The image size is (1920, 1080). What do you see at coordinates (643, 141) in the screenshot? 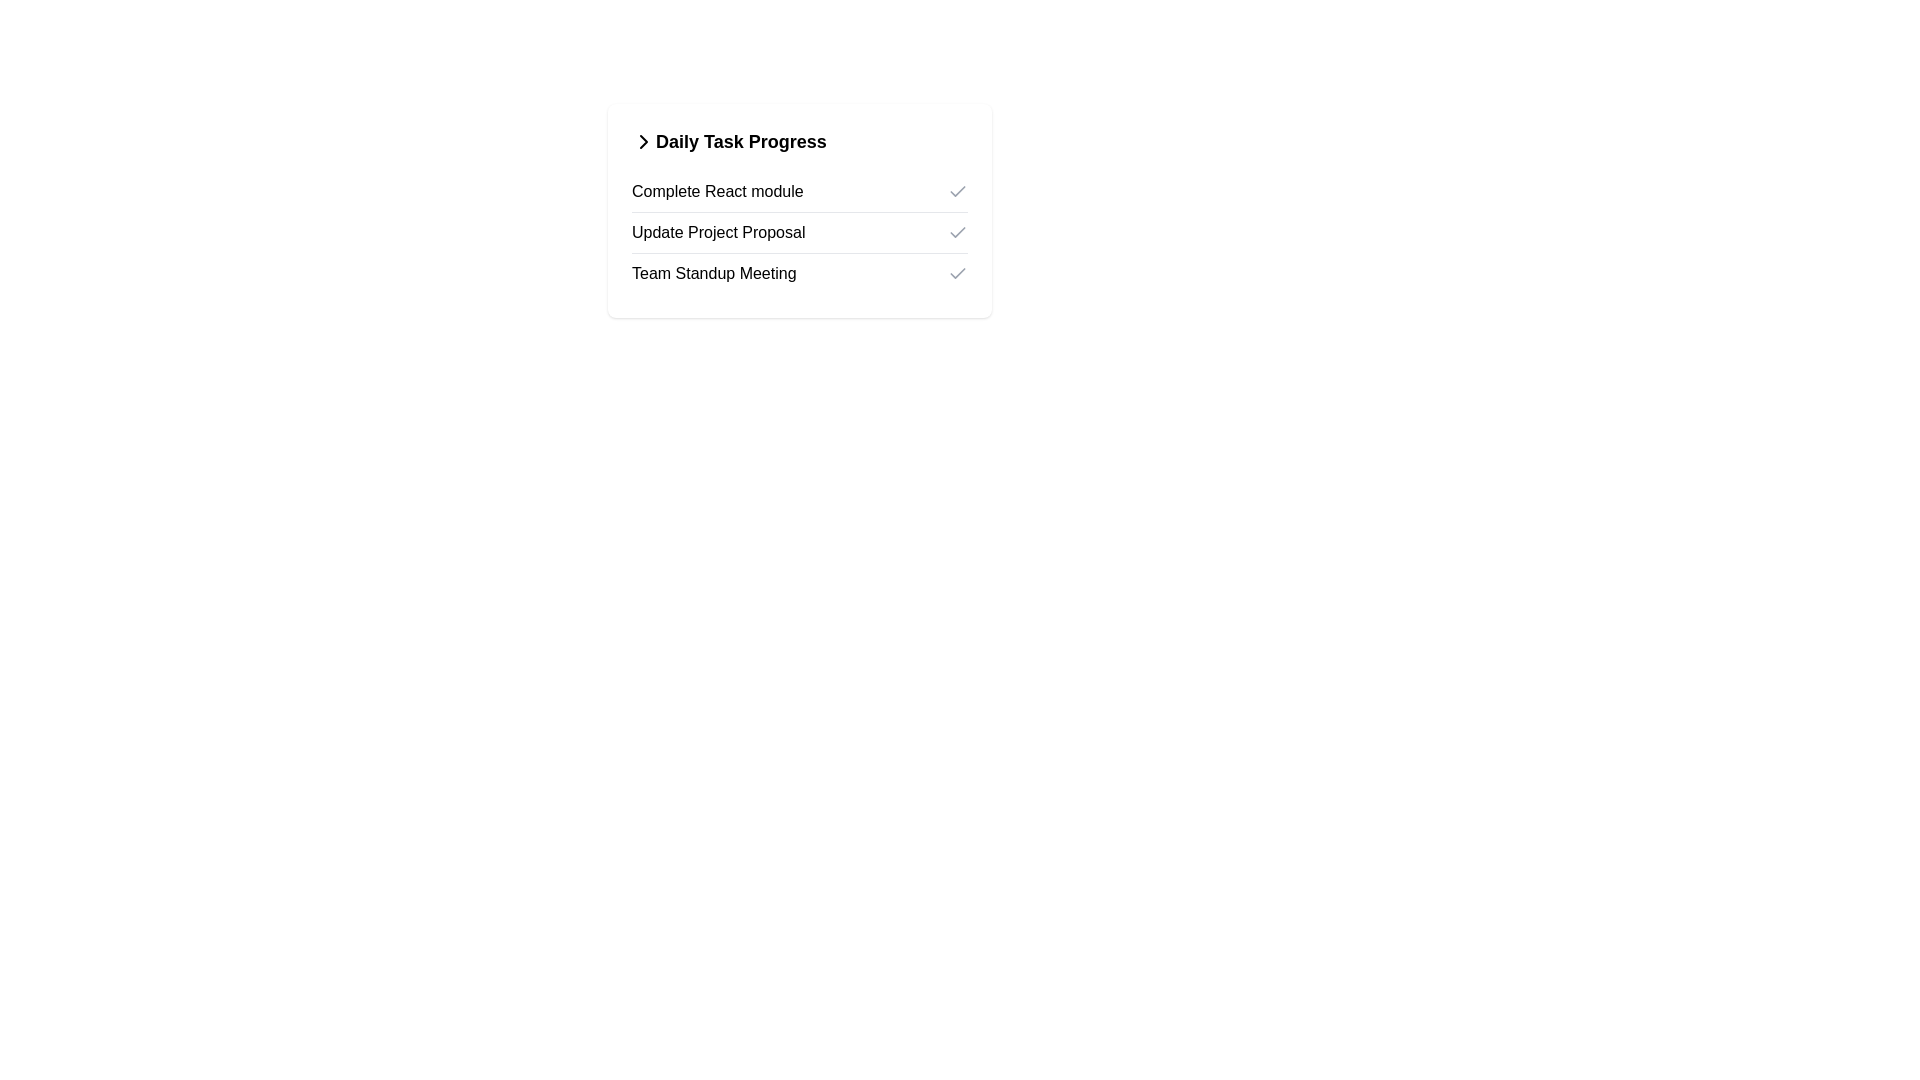
I see `the visual cue of the right-facing chevron arrow icon located within the 'Daily Task Progress' card, positioned to the left of the title text` at bounding box center [643, 141].